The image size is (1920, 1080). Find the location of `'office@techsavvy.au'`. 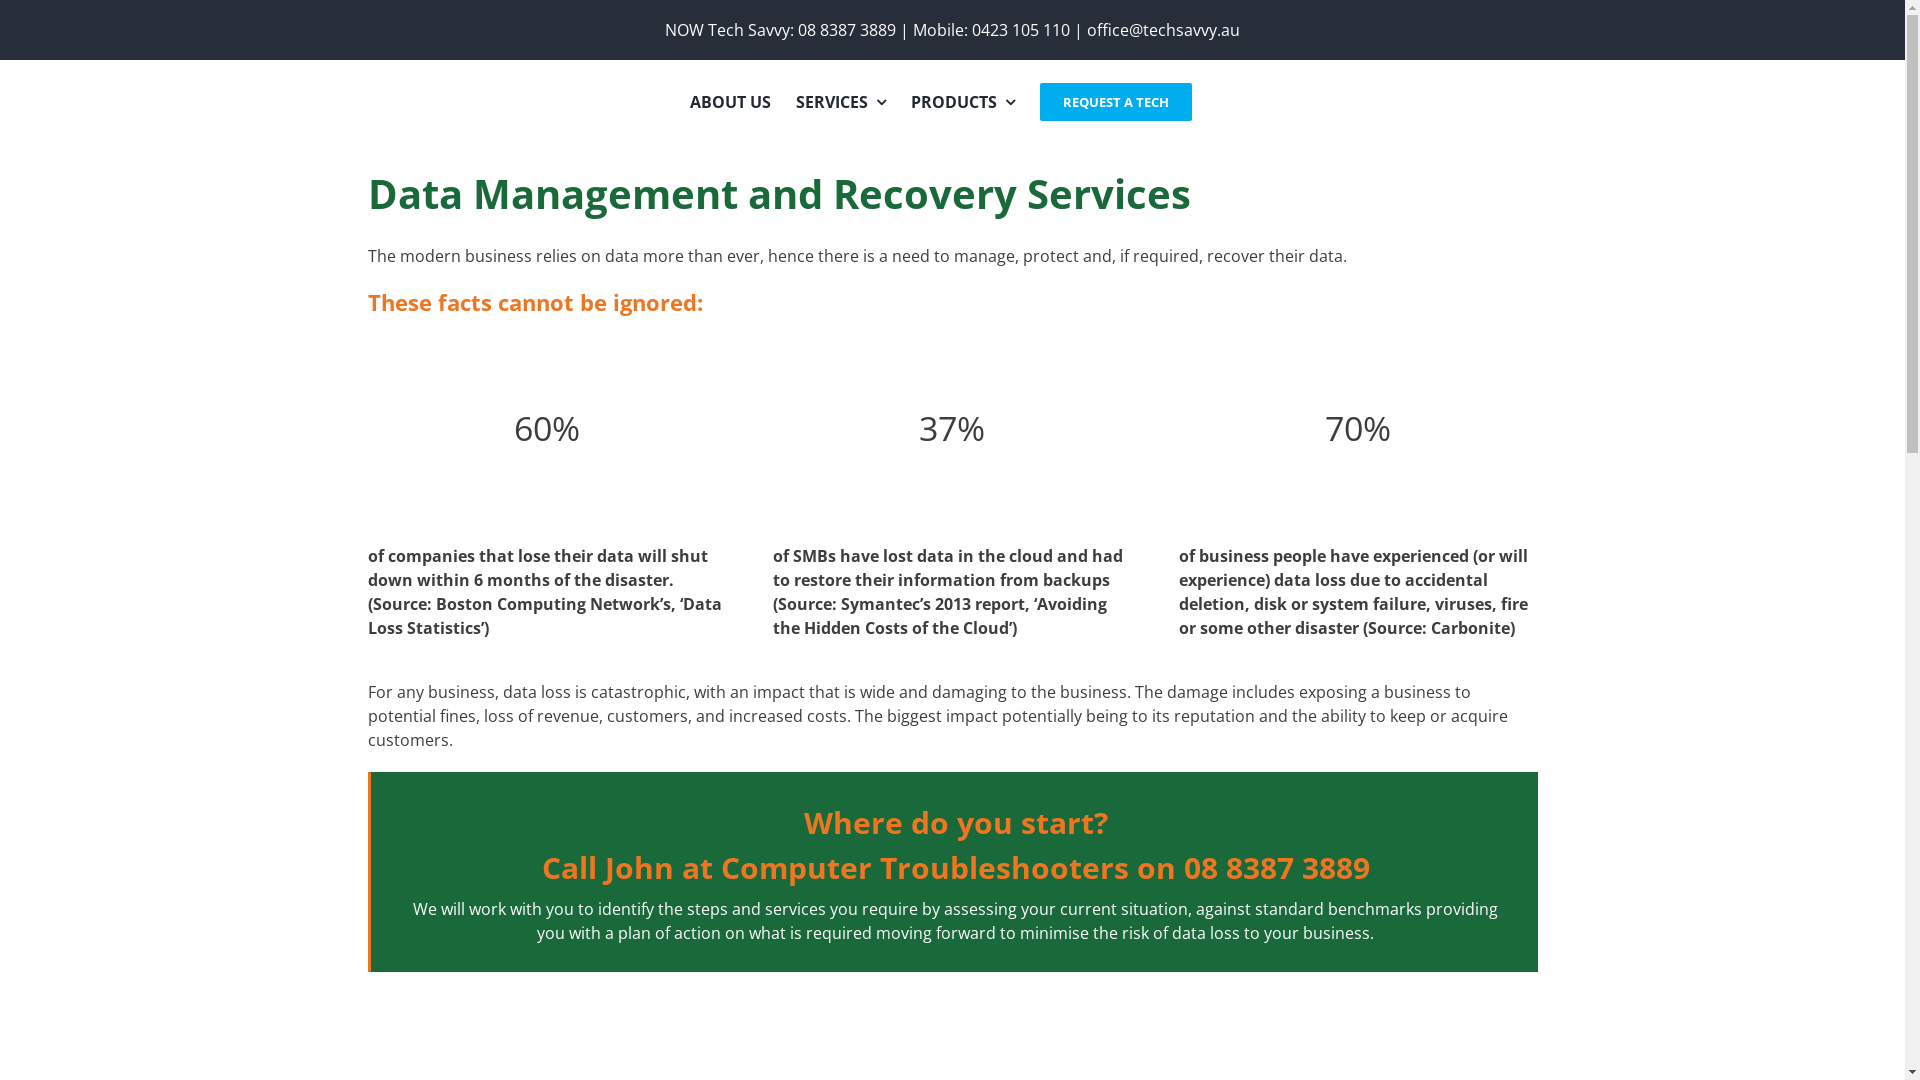

'office@techsavvy.au' is located at coordinates (1163, 30).